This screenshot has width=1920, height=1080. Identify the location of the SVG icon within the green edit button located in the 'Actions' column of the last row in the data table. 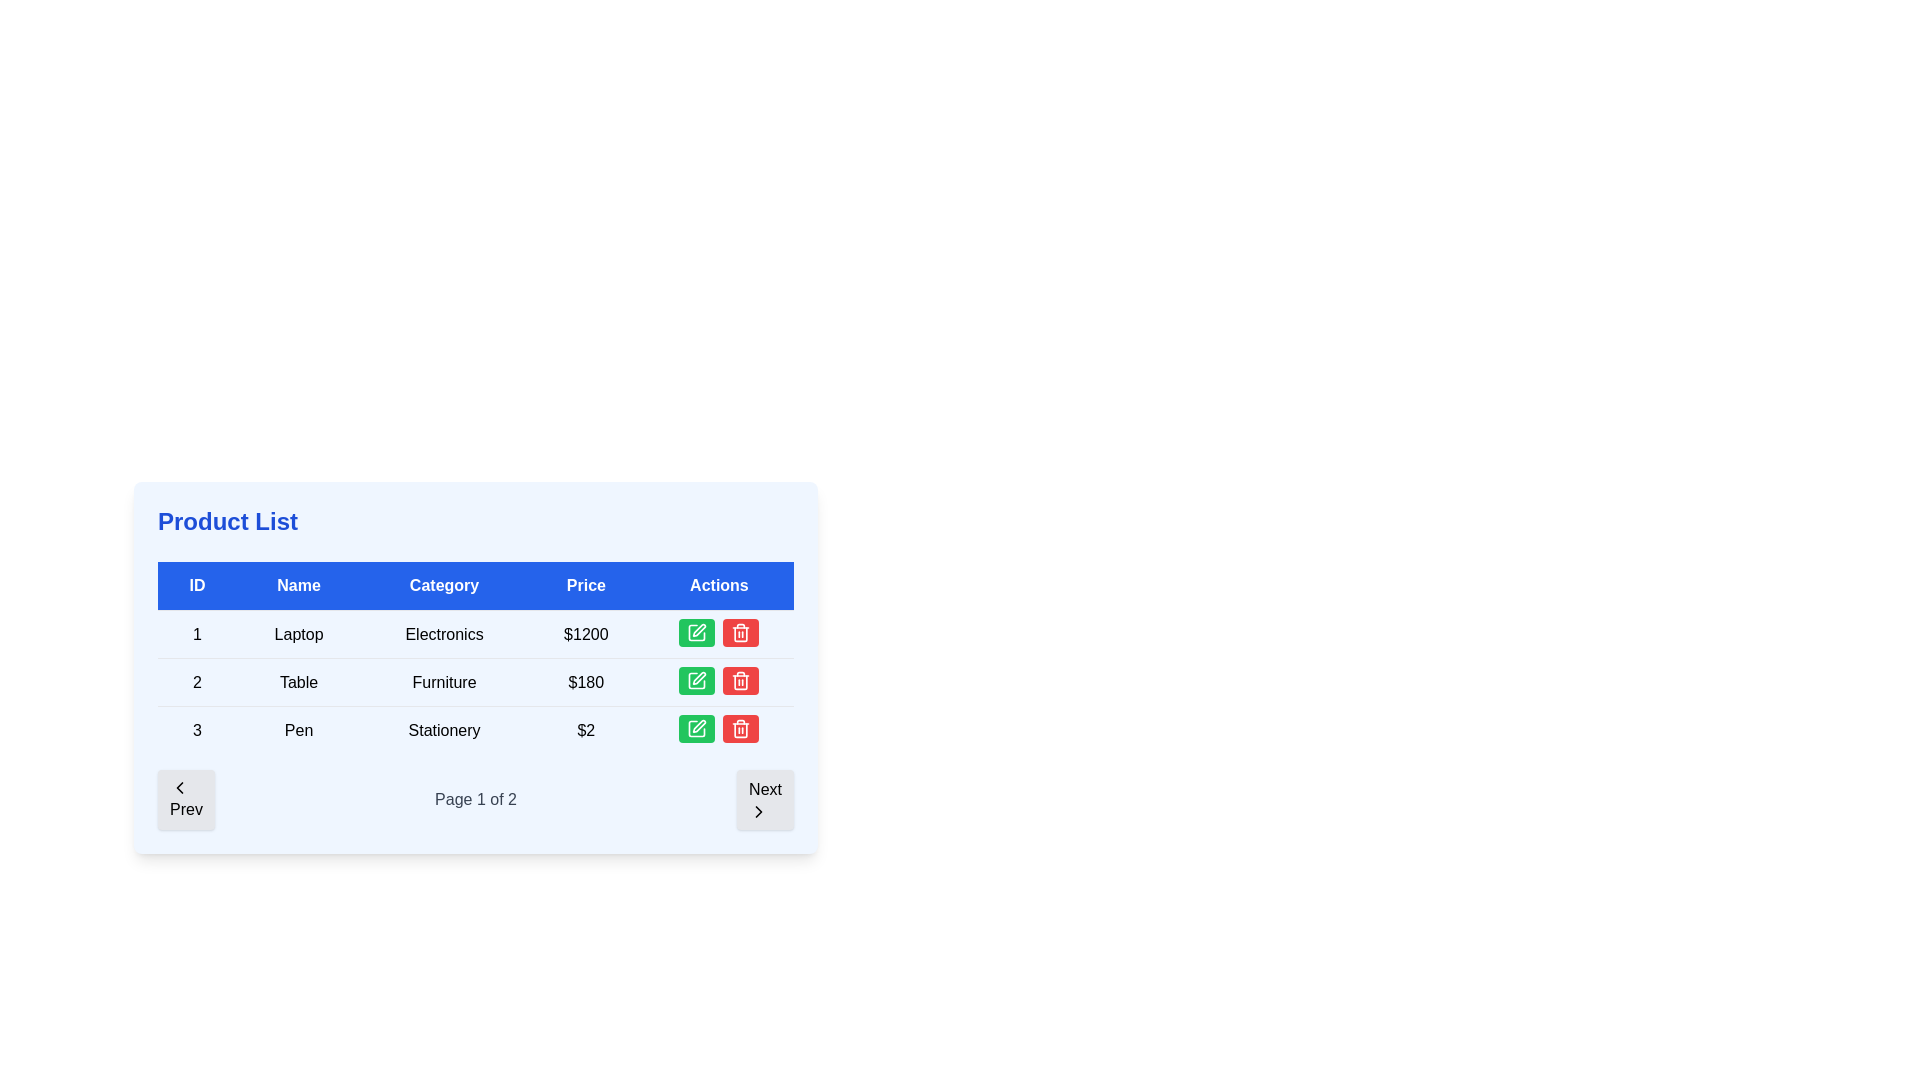
(697, 632).